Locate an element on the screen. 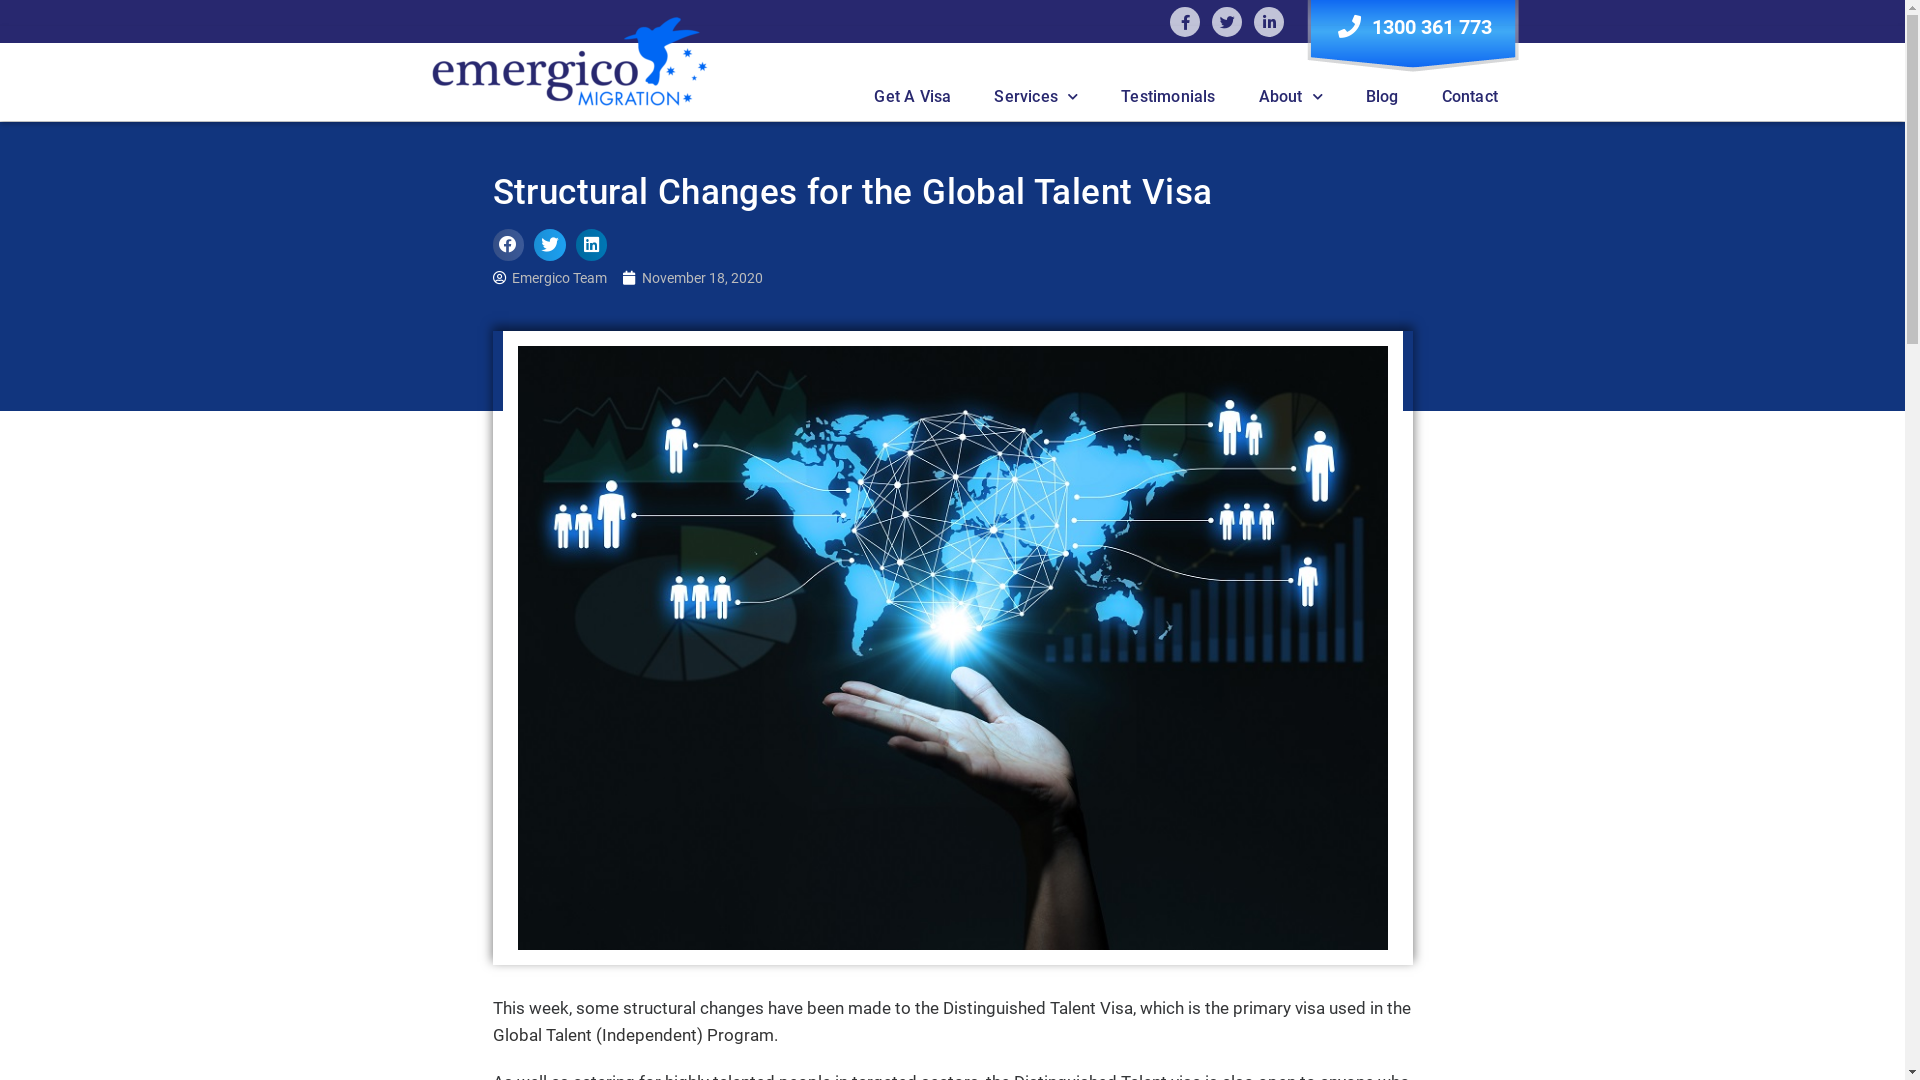 This screenshot has height=1080, width=1920. 'Services' is located at coordinates (1036, 96).